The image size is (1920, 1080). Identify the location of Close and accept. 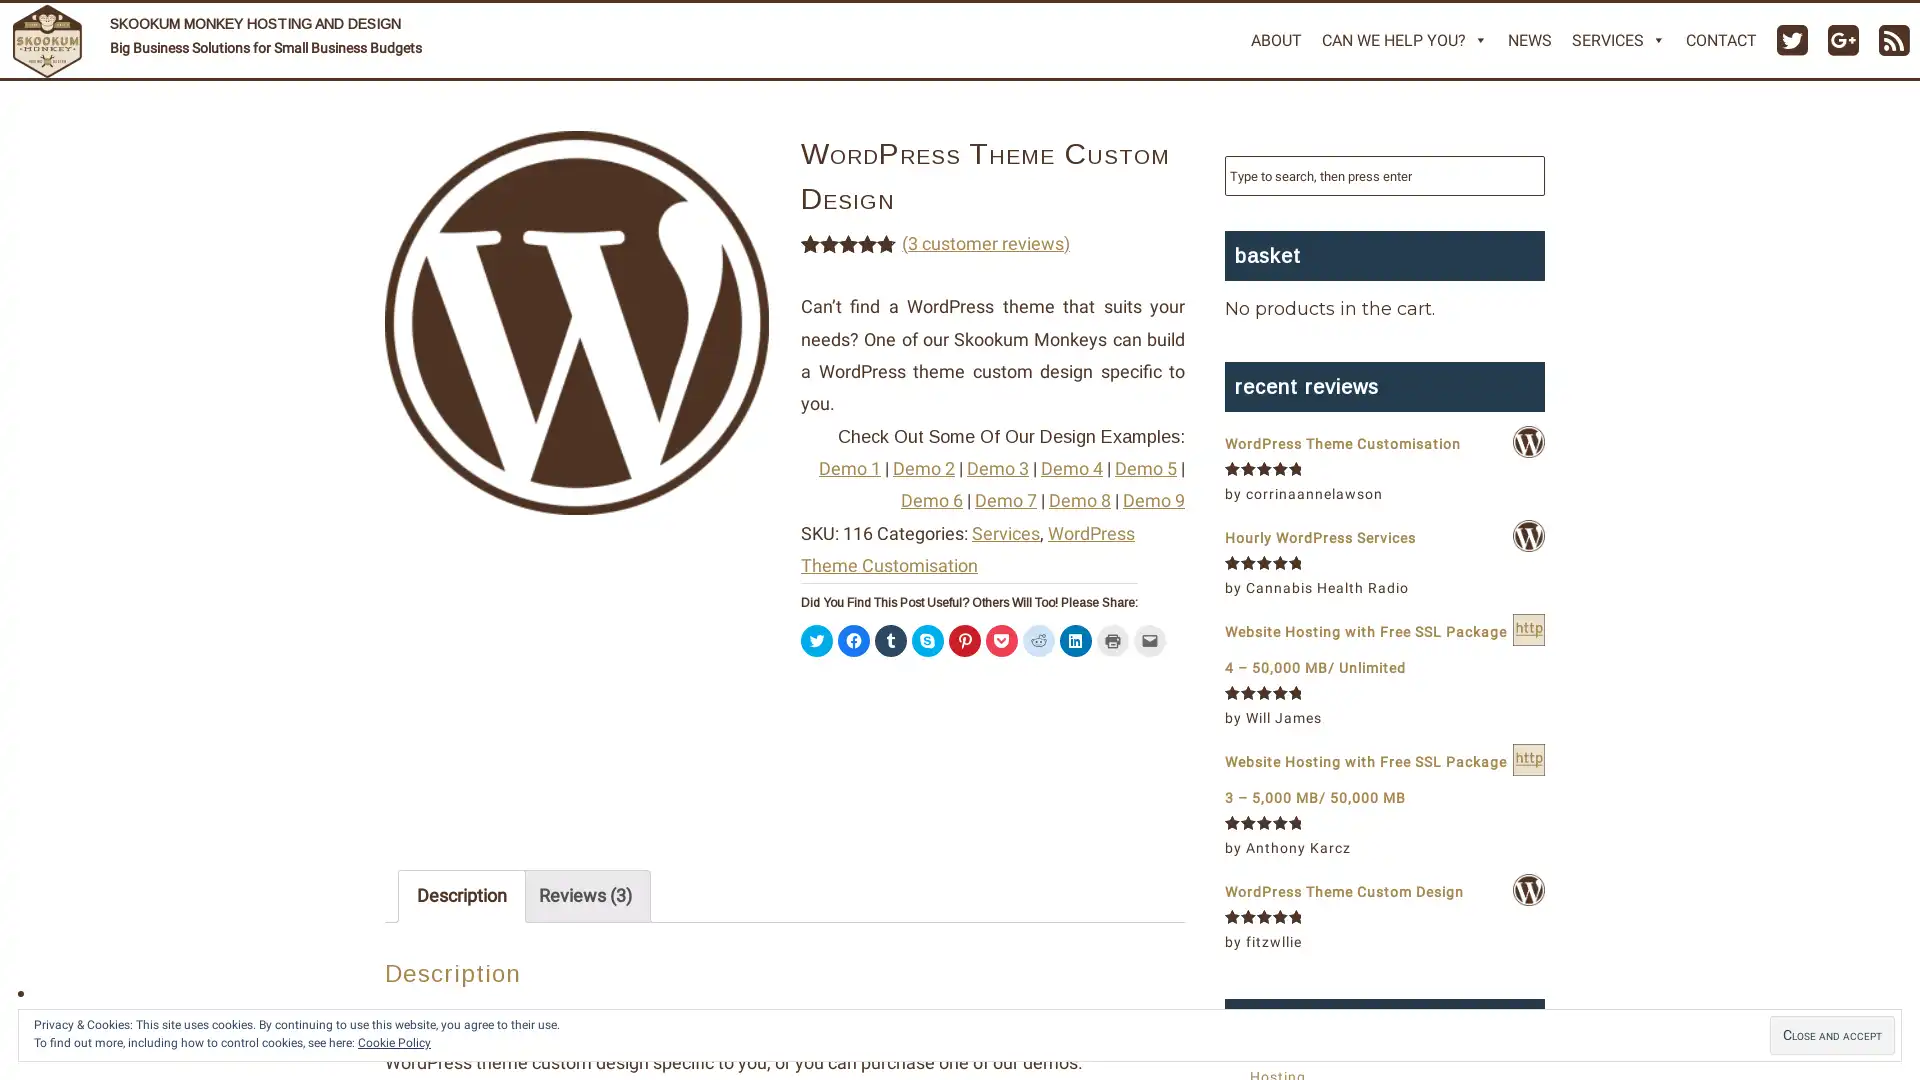
(1832, 1035).